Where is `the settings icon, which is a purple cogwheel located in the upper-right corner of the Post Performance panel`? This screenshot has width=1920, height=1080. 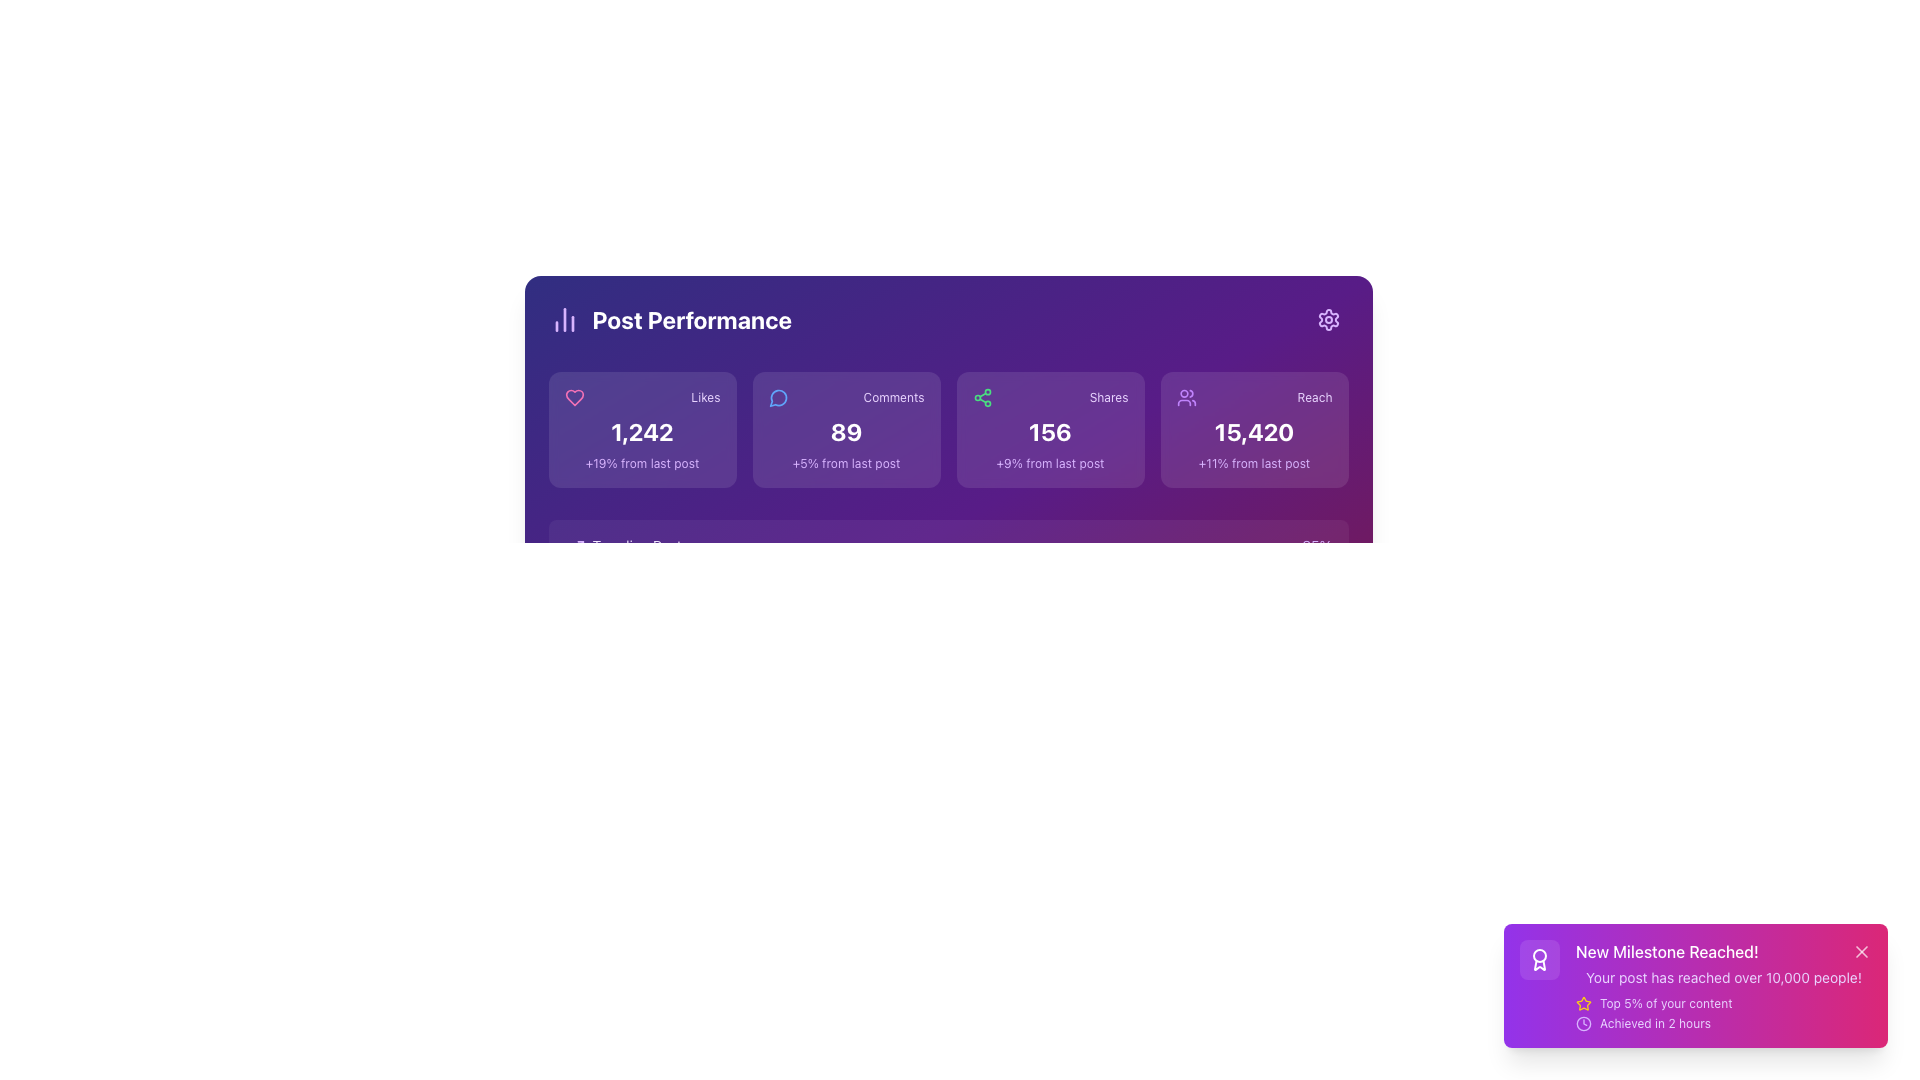
the settings icon, which is a purple cogwheel located in the upper-right corner of the Post Performance panel is located at coordinates (1328, 319).